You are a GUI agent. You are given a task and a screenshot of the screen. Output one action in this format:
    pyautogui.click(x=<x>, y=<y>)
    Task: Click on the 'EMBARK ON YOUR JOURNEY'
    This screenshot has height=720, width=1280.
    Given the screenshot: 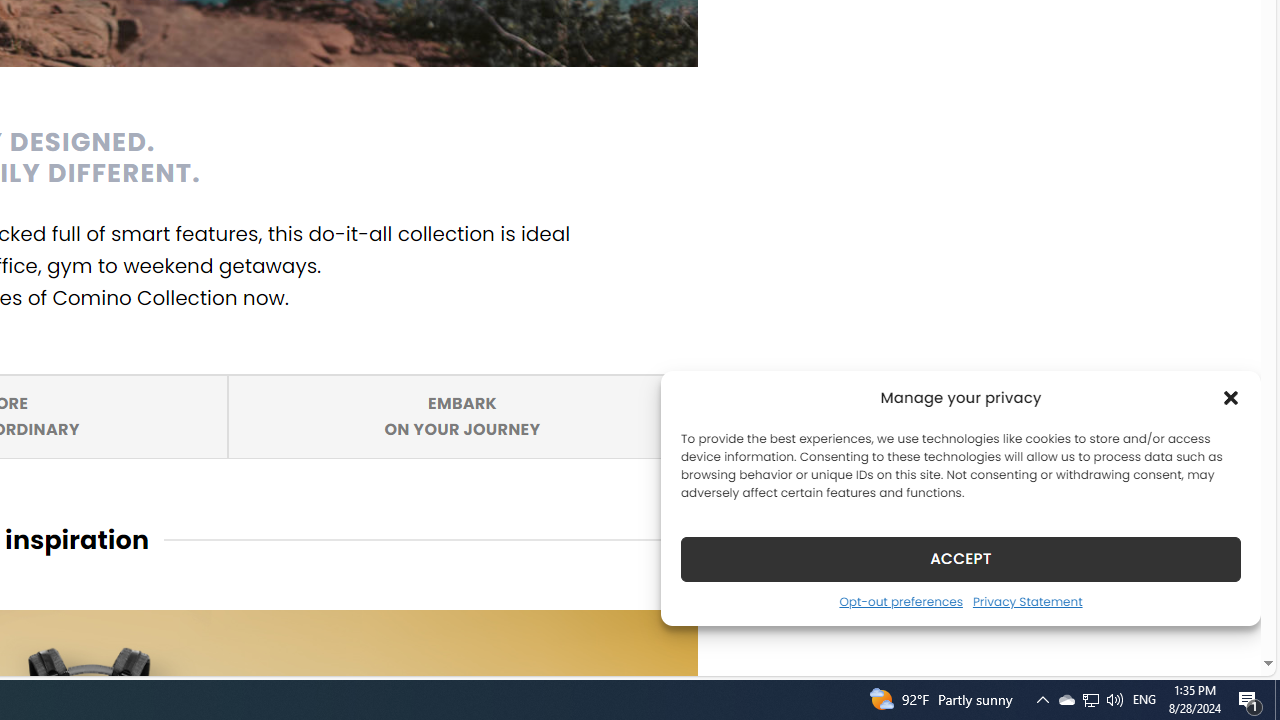 What is the action you would take?
    pyautogui.click(x=461, y=414)
    